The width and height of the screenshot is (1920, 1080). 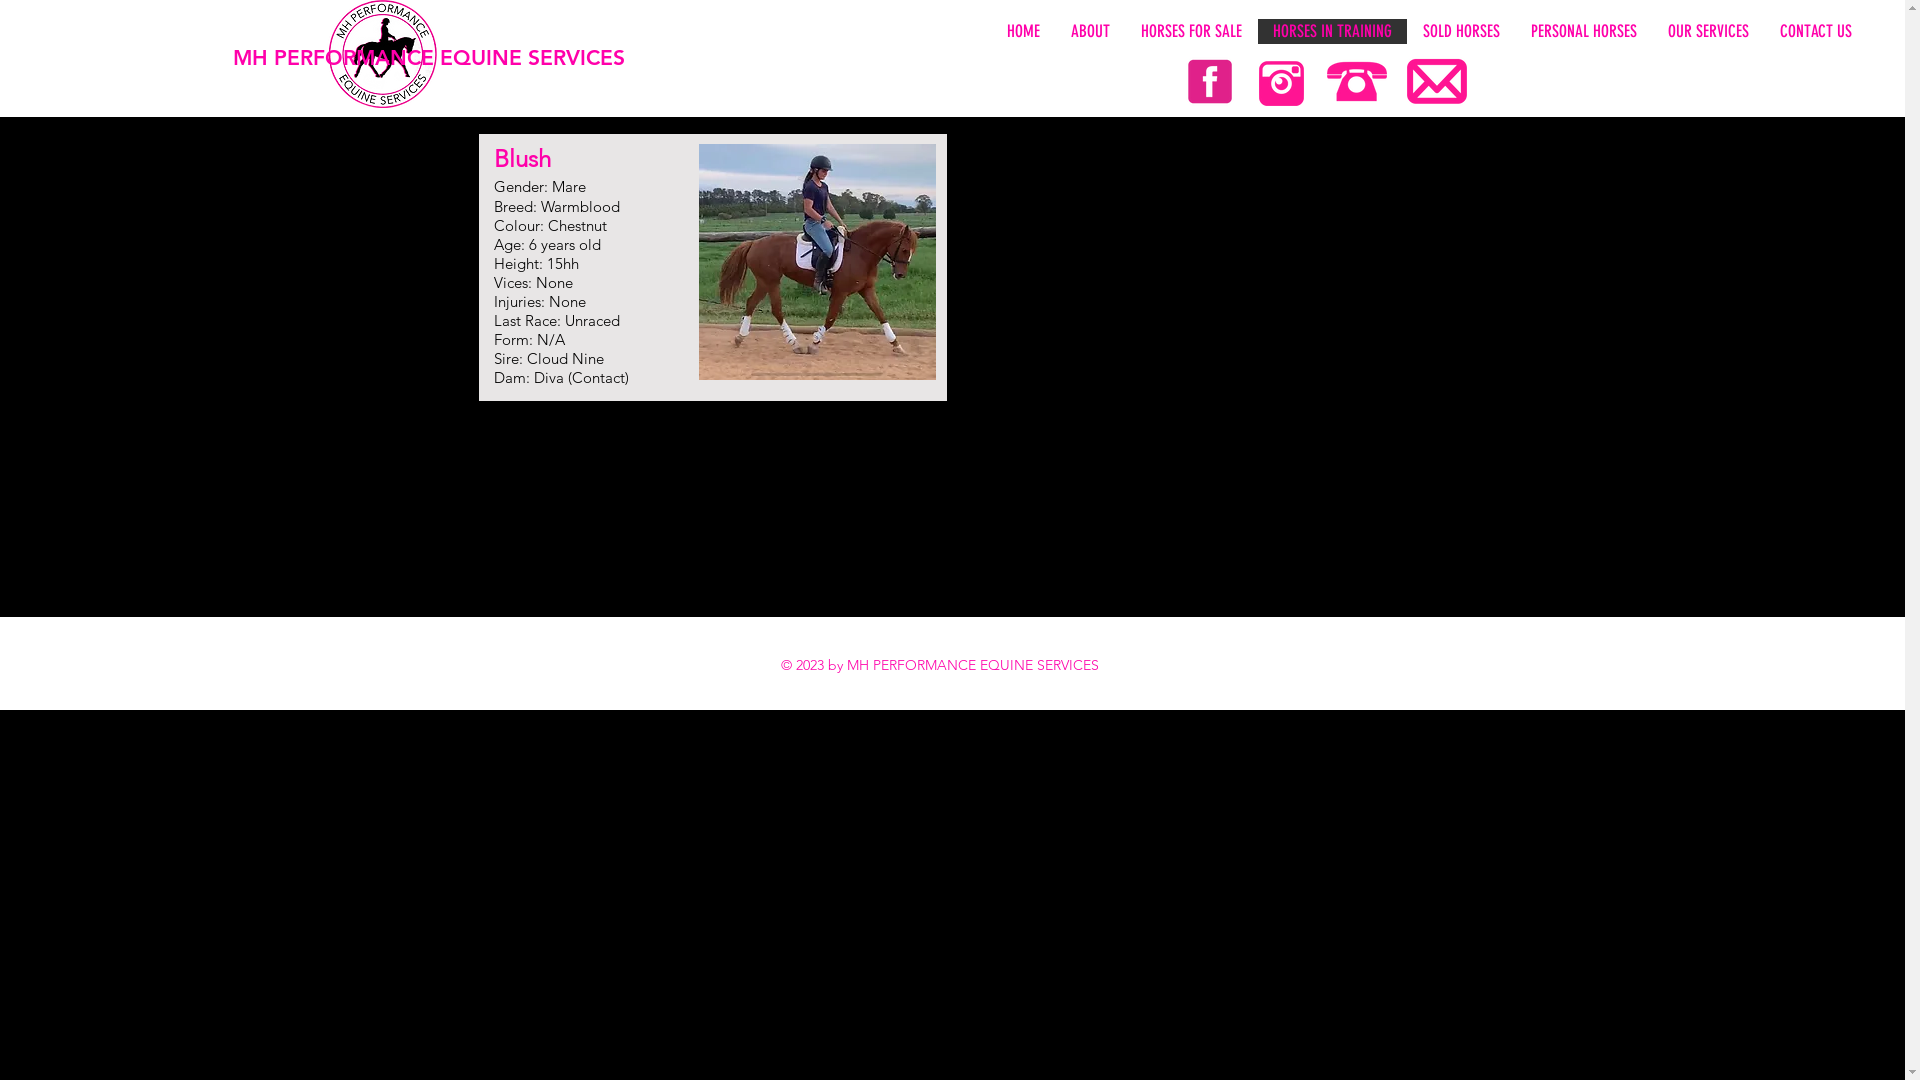 I want to click on 'MH PERFORMANCE EQUINE SERVICES', so click(x=440, y=56).